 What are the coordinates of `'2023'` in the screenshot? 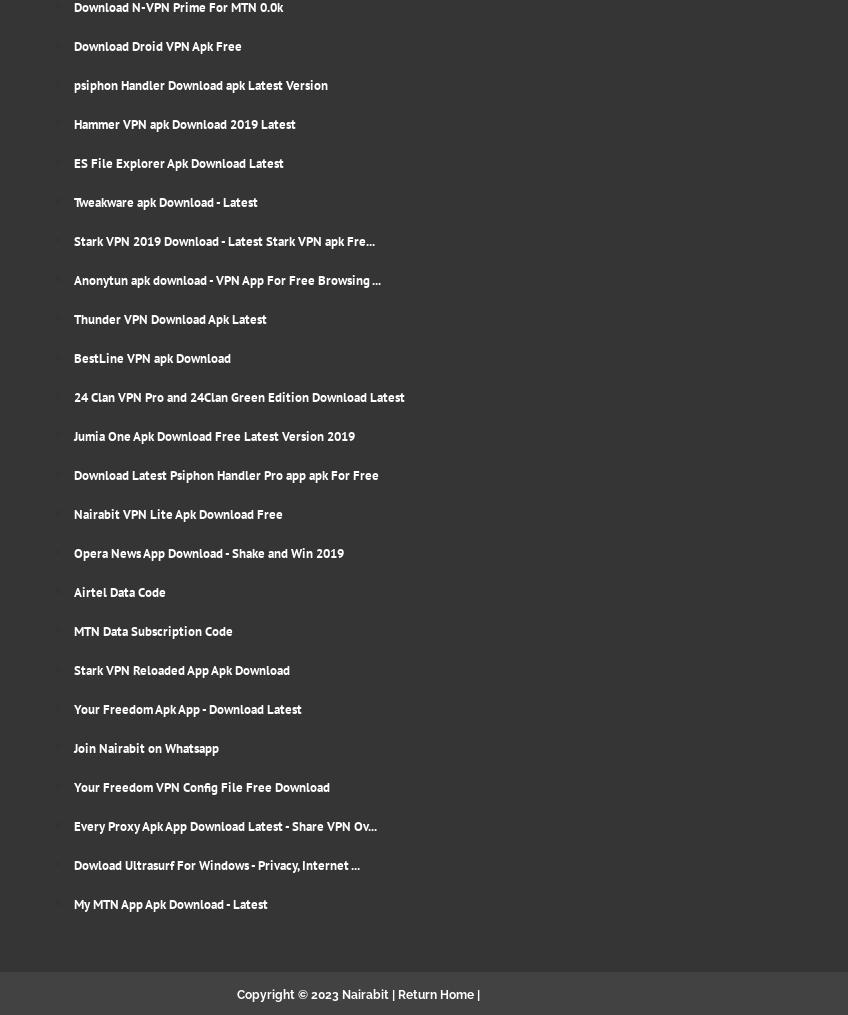 It's located at (325, 995).